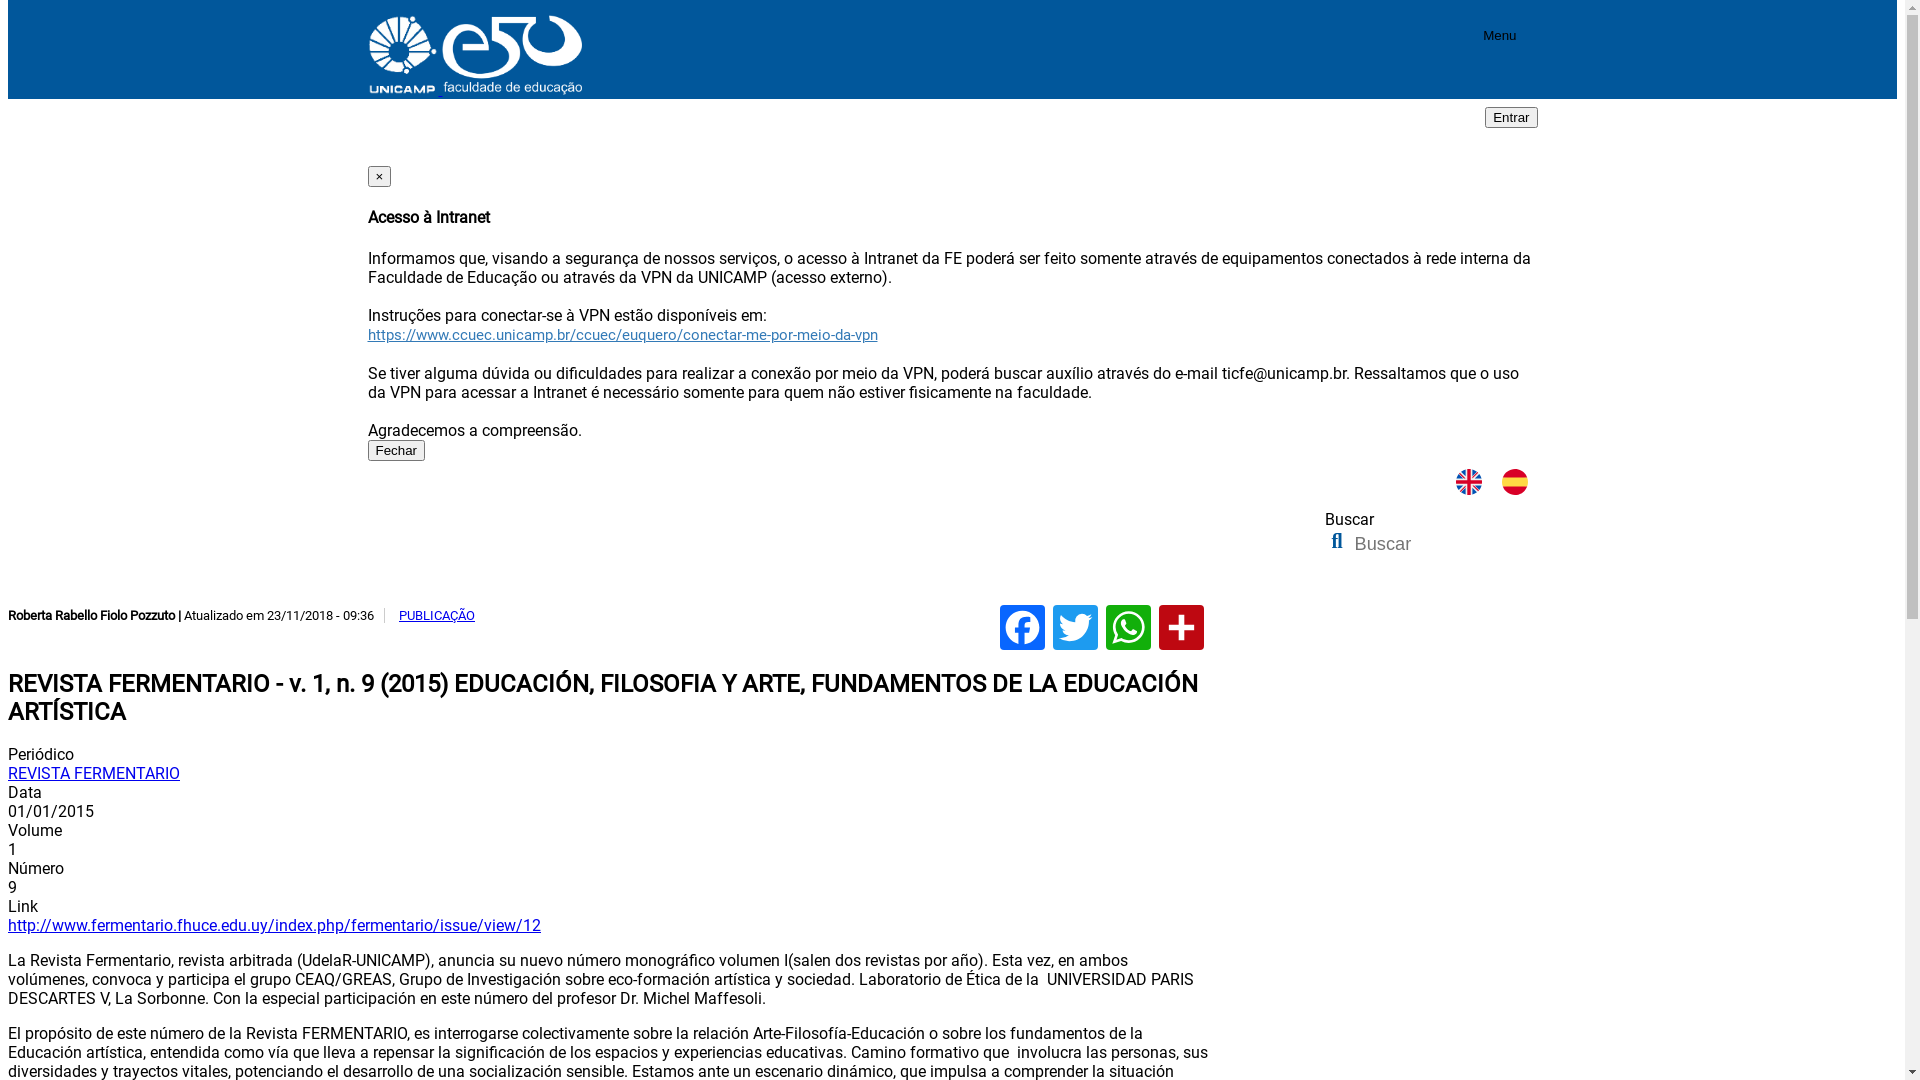  Describe the element at coordinates (1128, 626) in the screenshot. I see `'WhatsApp'` at that location.